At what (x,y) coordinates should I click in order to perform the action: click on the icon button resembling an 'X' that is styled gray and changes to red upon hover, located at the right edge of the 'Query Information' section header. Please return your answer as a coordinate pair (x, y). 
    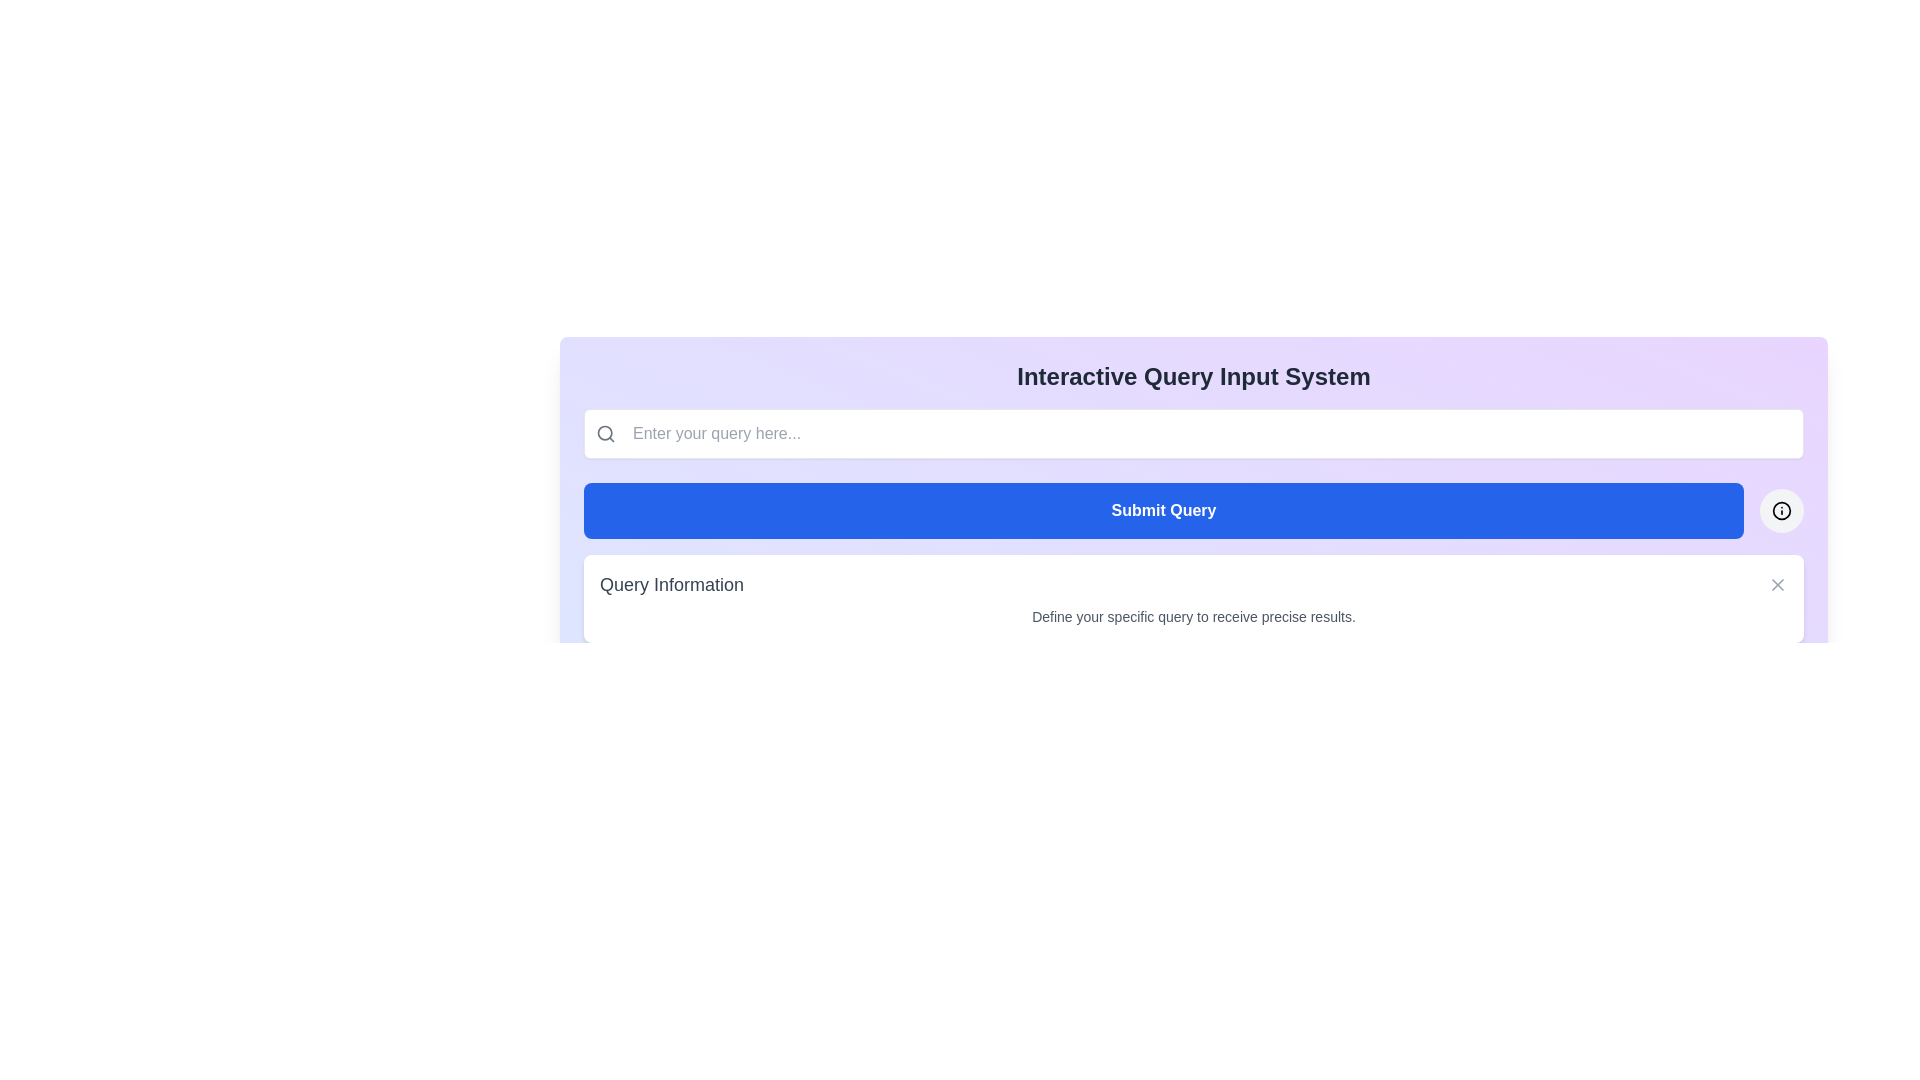
    Looking at the image, I should click on (1777, 585).